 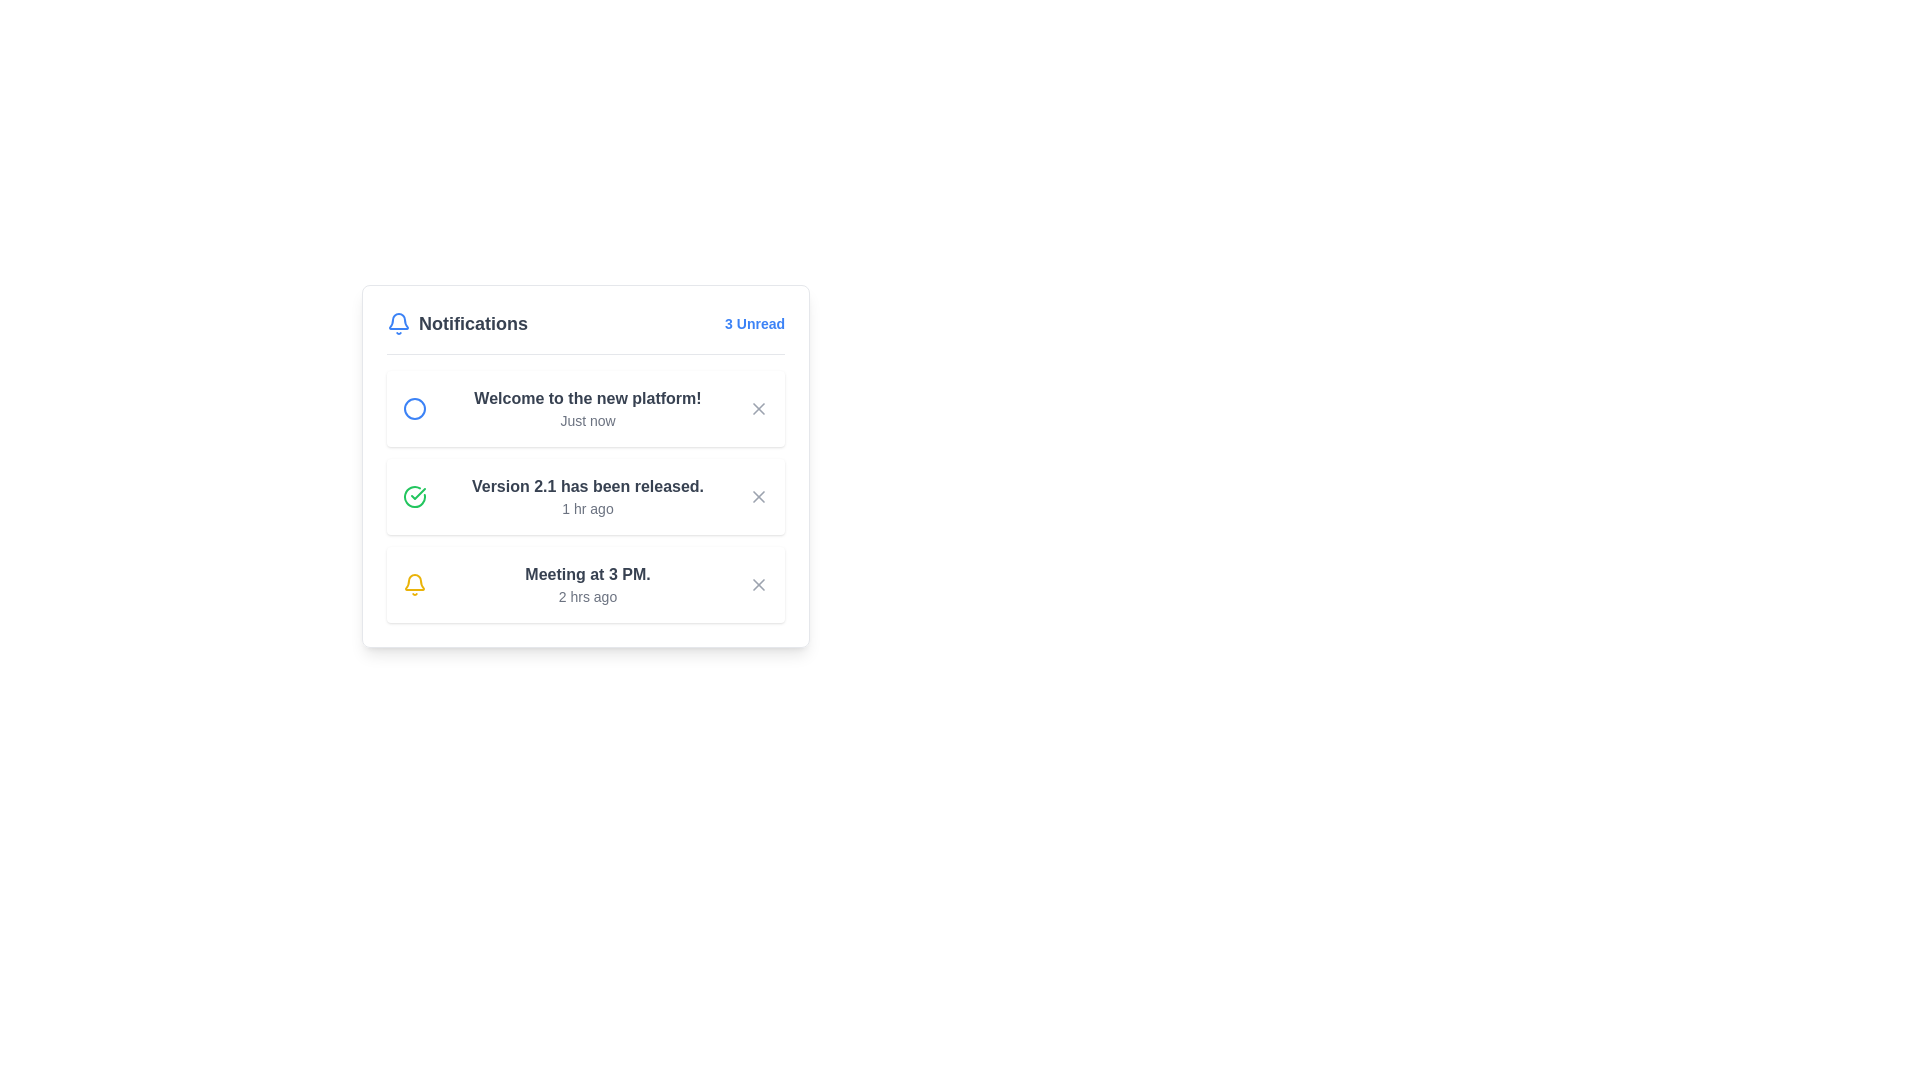 What do you see at coordinates (413, 407) in the screenshot?
I see `the SVG circle icon located at the topmost position of the notification card, which is aligned to the left of the text 'Welcome to the new platform!'` at bounding box center [413, 407].